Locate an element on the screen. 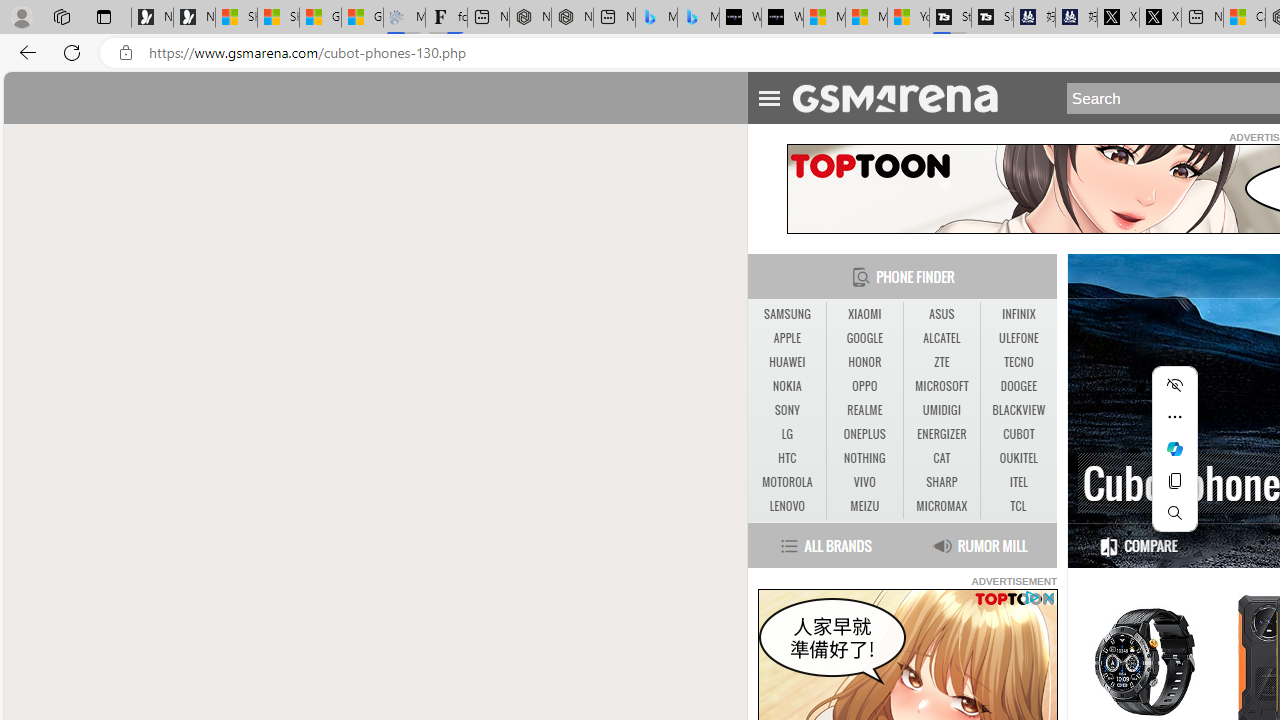 The width and height of the screenshot is (1280, 720). 'BLACKVIEW' is located at coordinates (1018, 409).